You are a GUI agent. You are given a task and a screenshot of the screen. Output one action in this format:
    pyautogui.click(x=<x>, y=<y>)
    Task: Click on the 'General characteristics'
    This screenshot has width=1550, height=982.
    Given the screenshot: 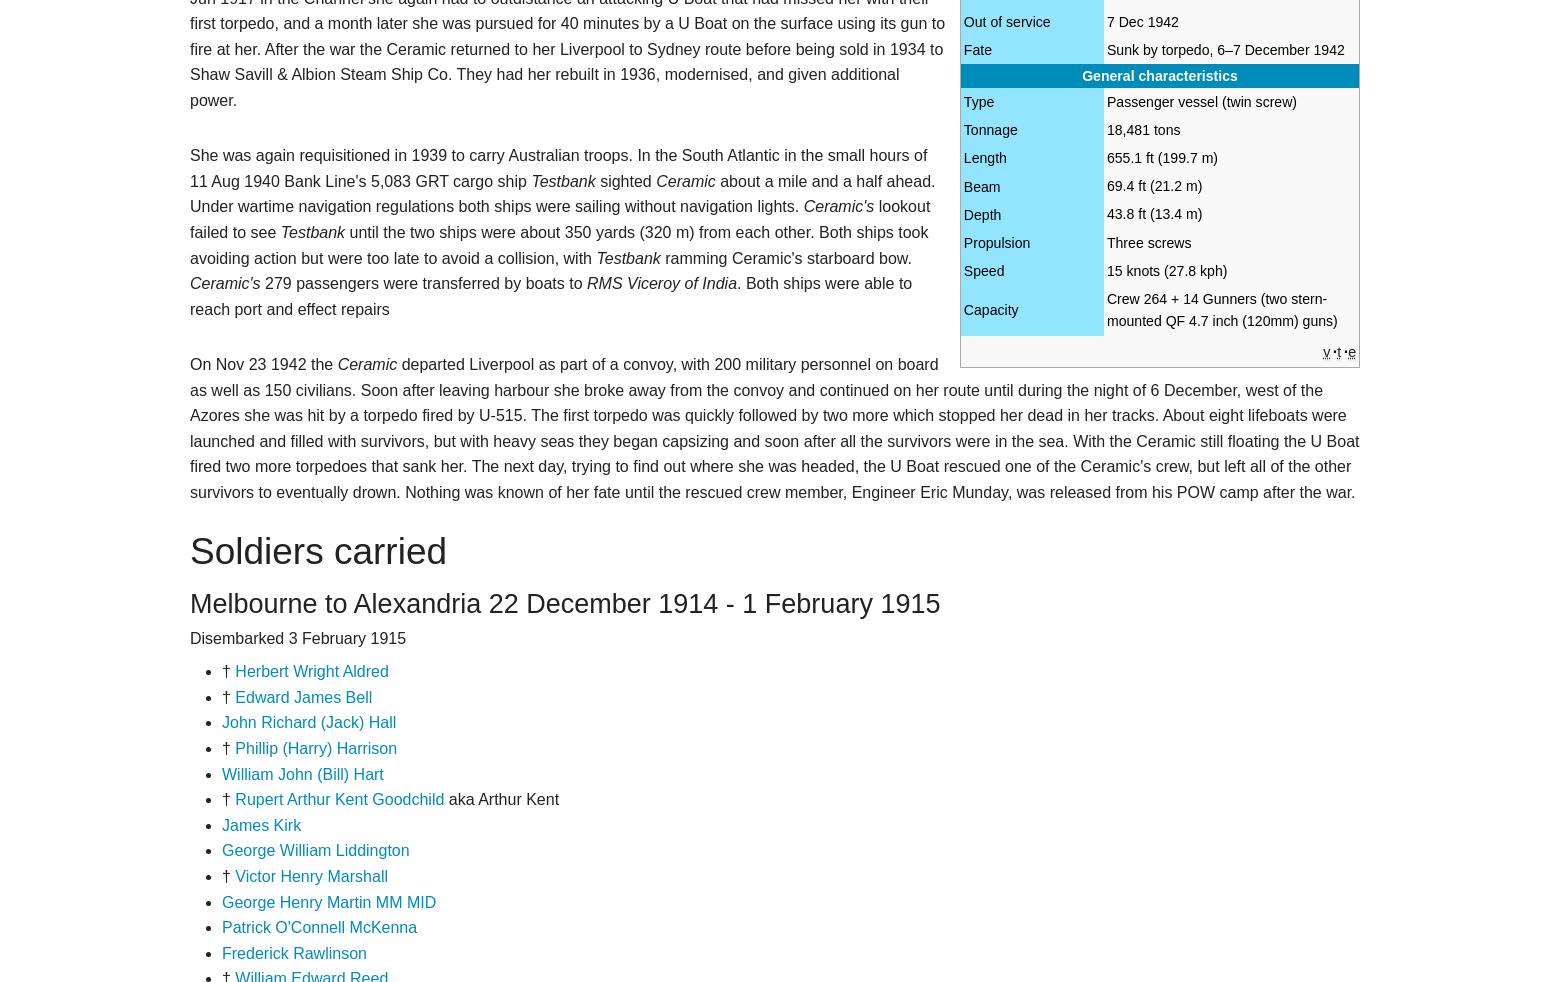 What is the action you would take?
    pyautogui.click(x=1158, y=75)
    